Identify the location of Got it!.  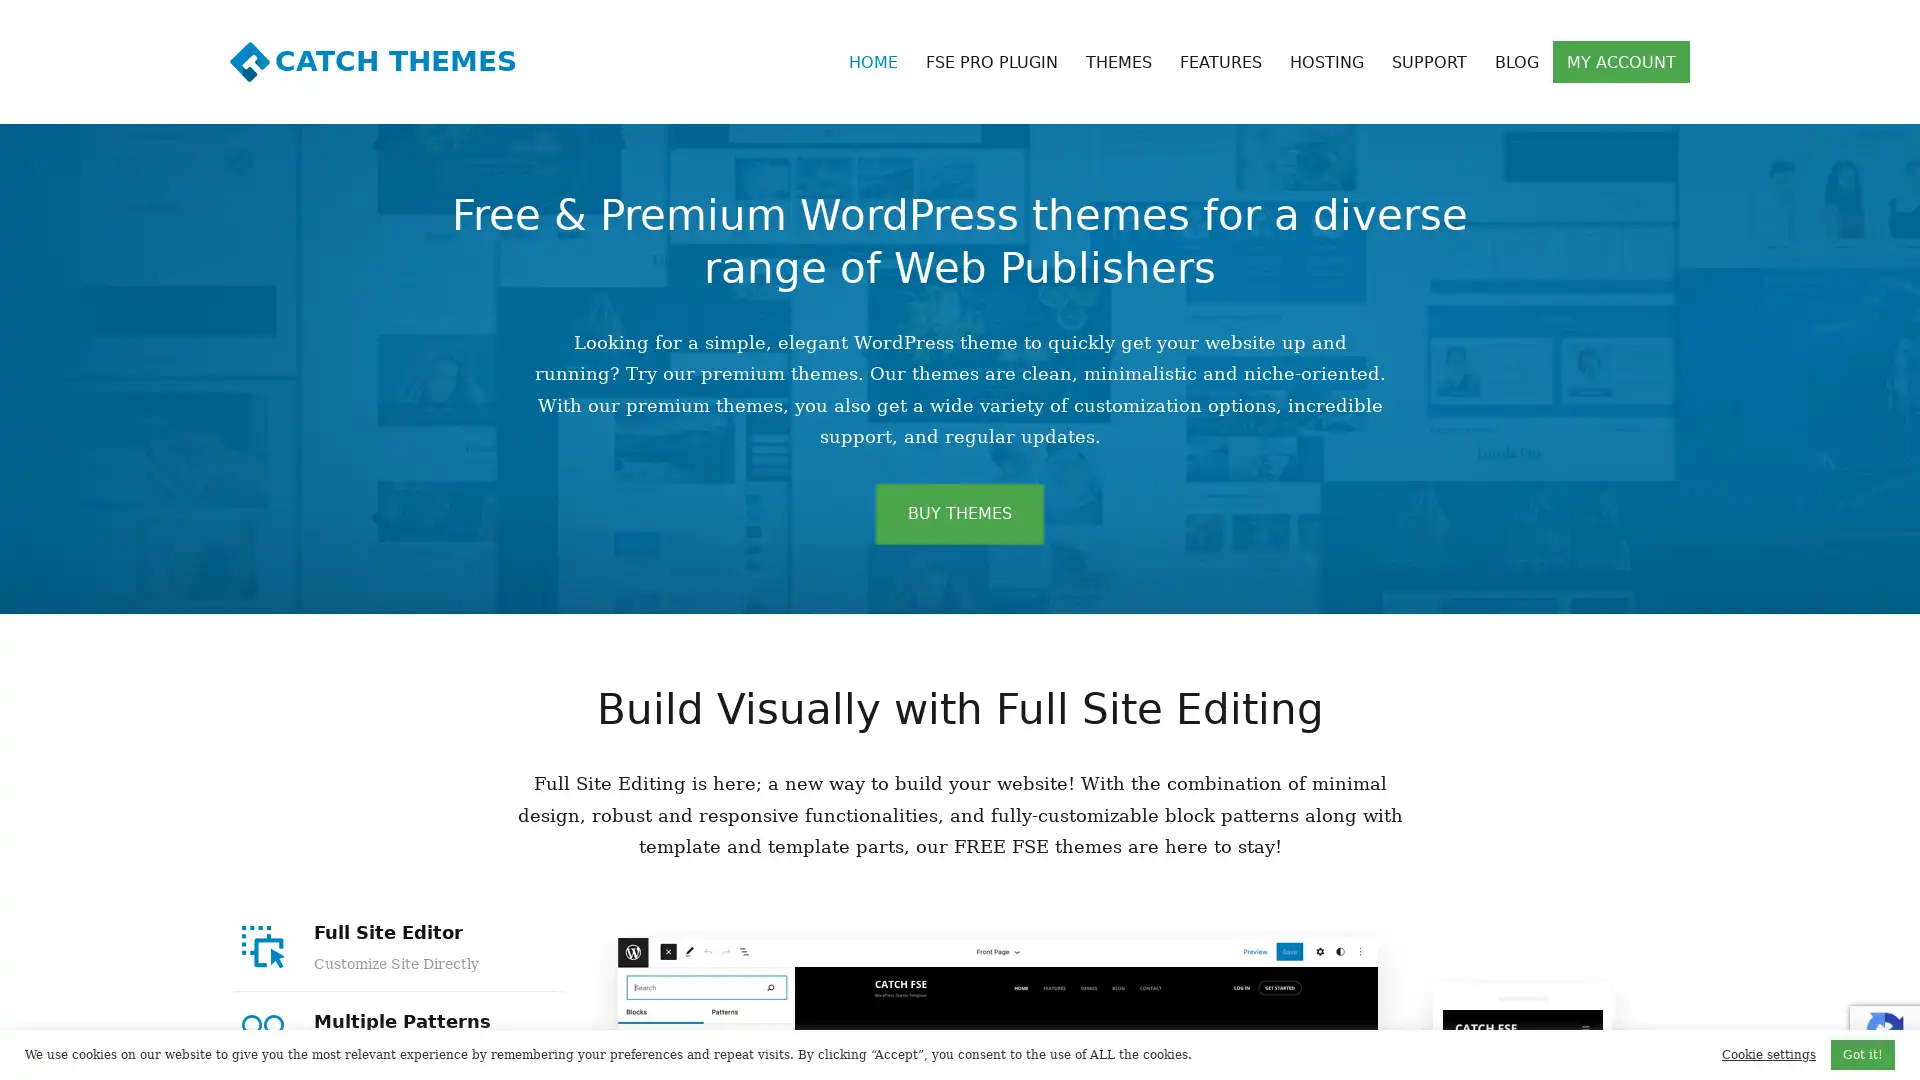
(1861, 1054).